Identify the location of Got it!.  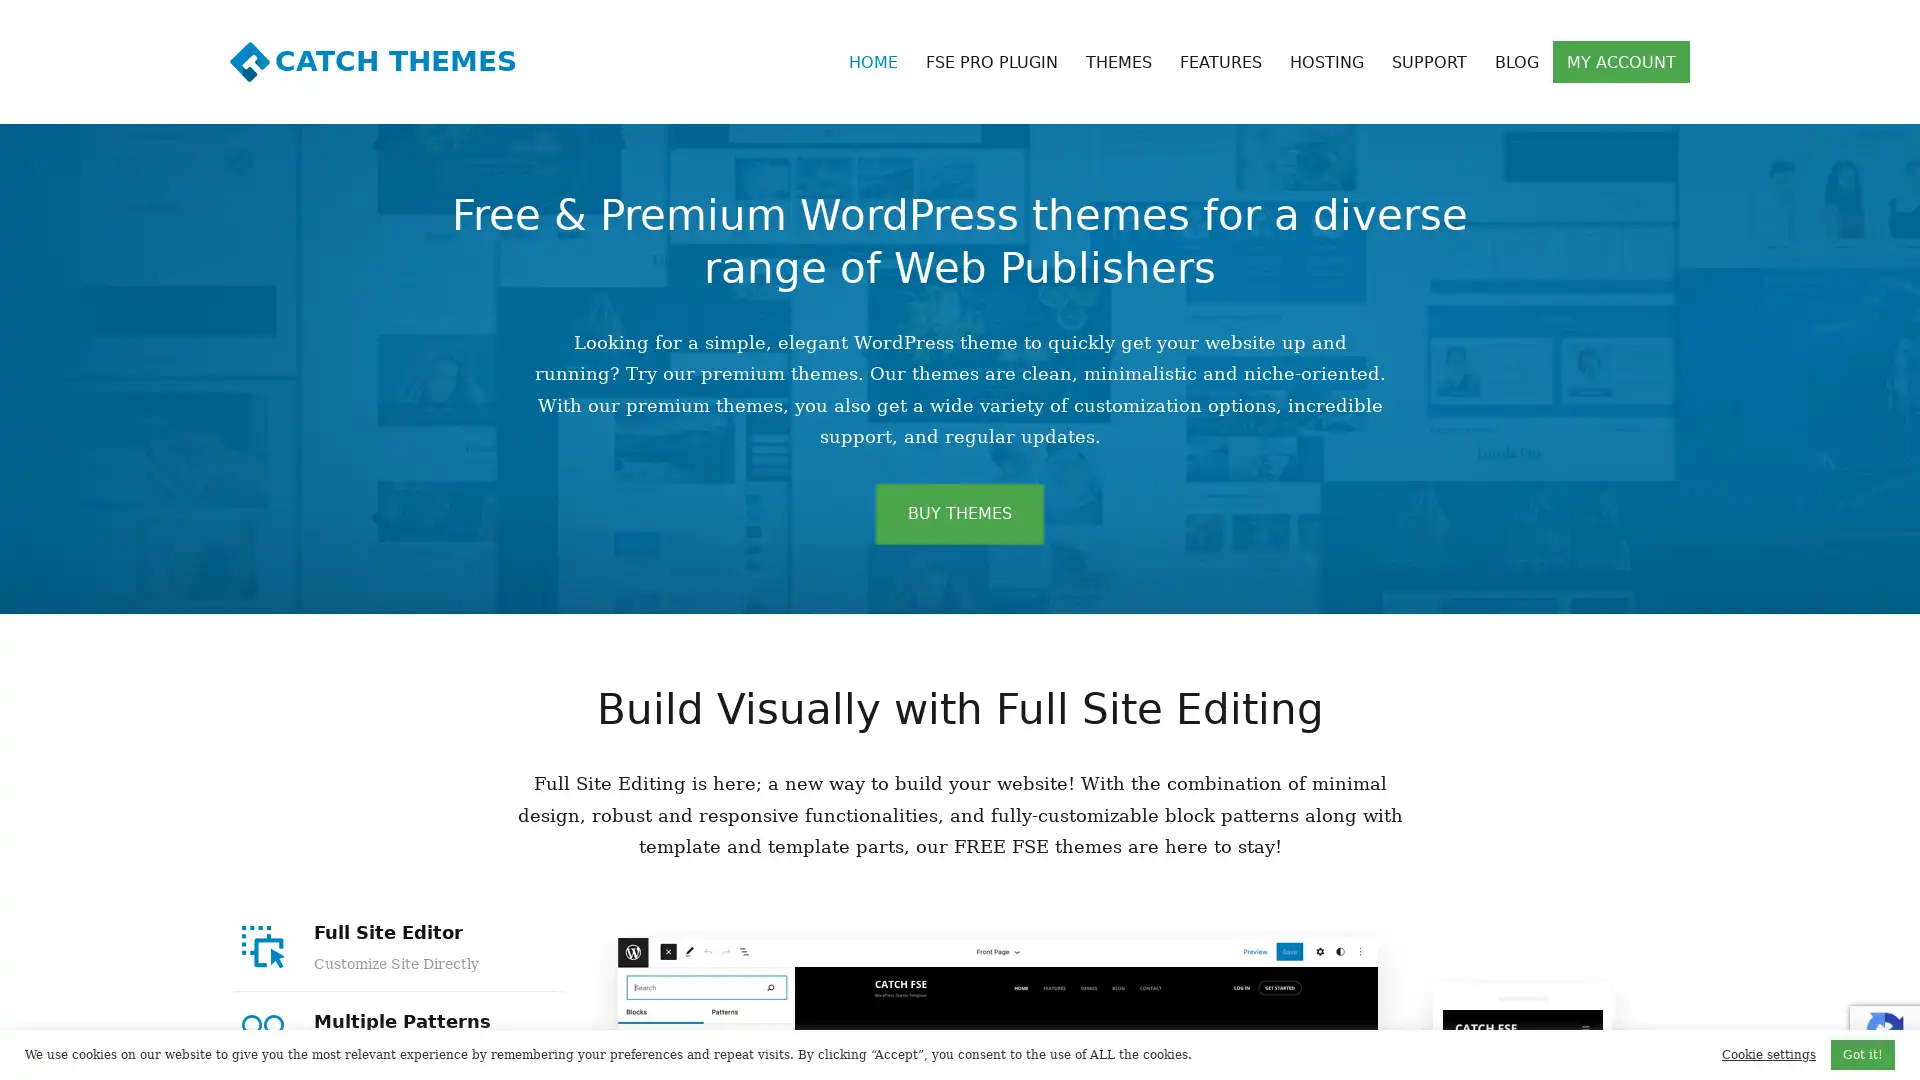
(1861, 1054).